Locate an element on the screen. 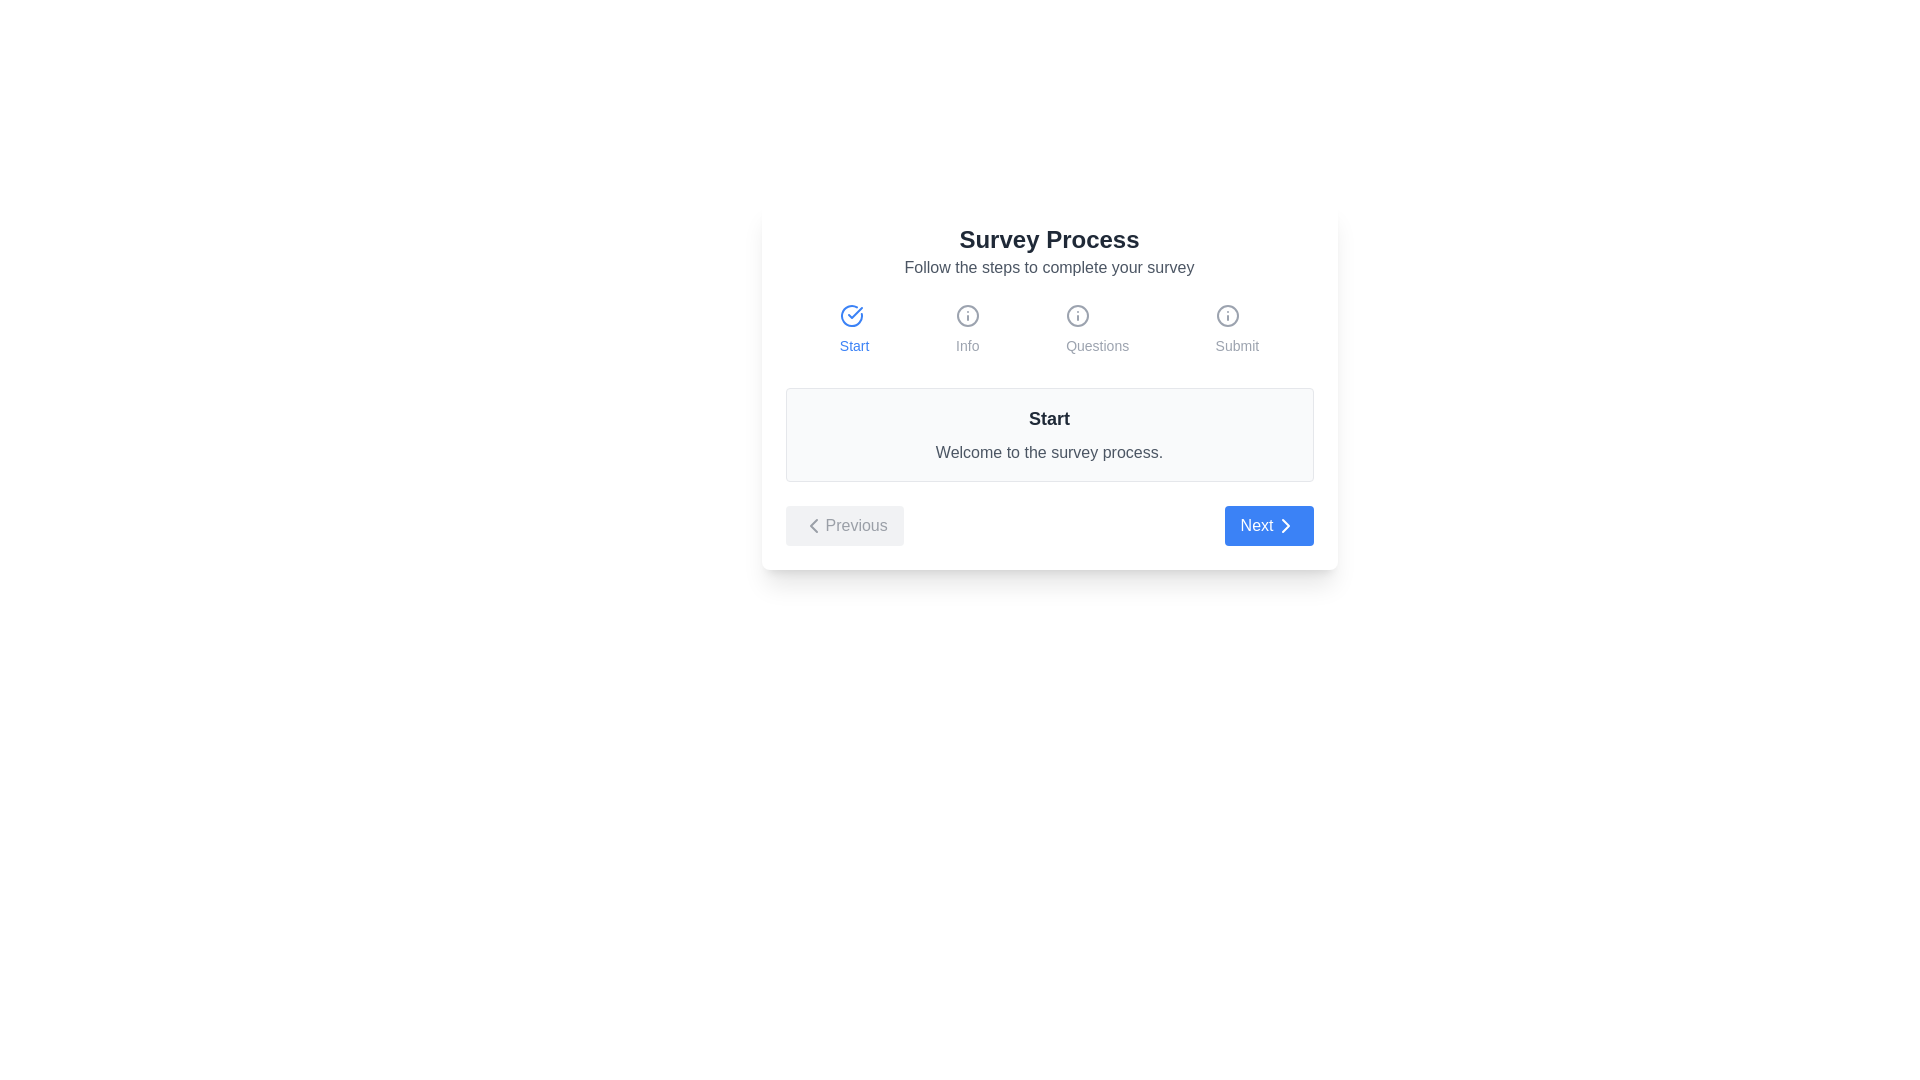 The image size is (1920, 1080). the text label that provides context for an adjacent element, located directly below a checkmark icon in a step-process UI layout is located at coordinates (854, 345).